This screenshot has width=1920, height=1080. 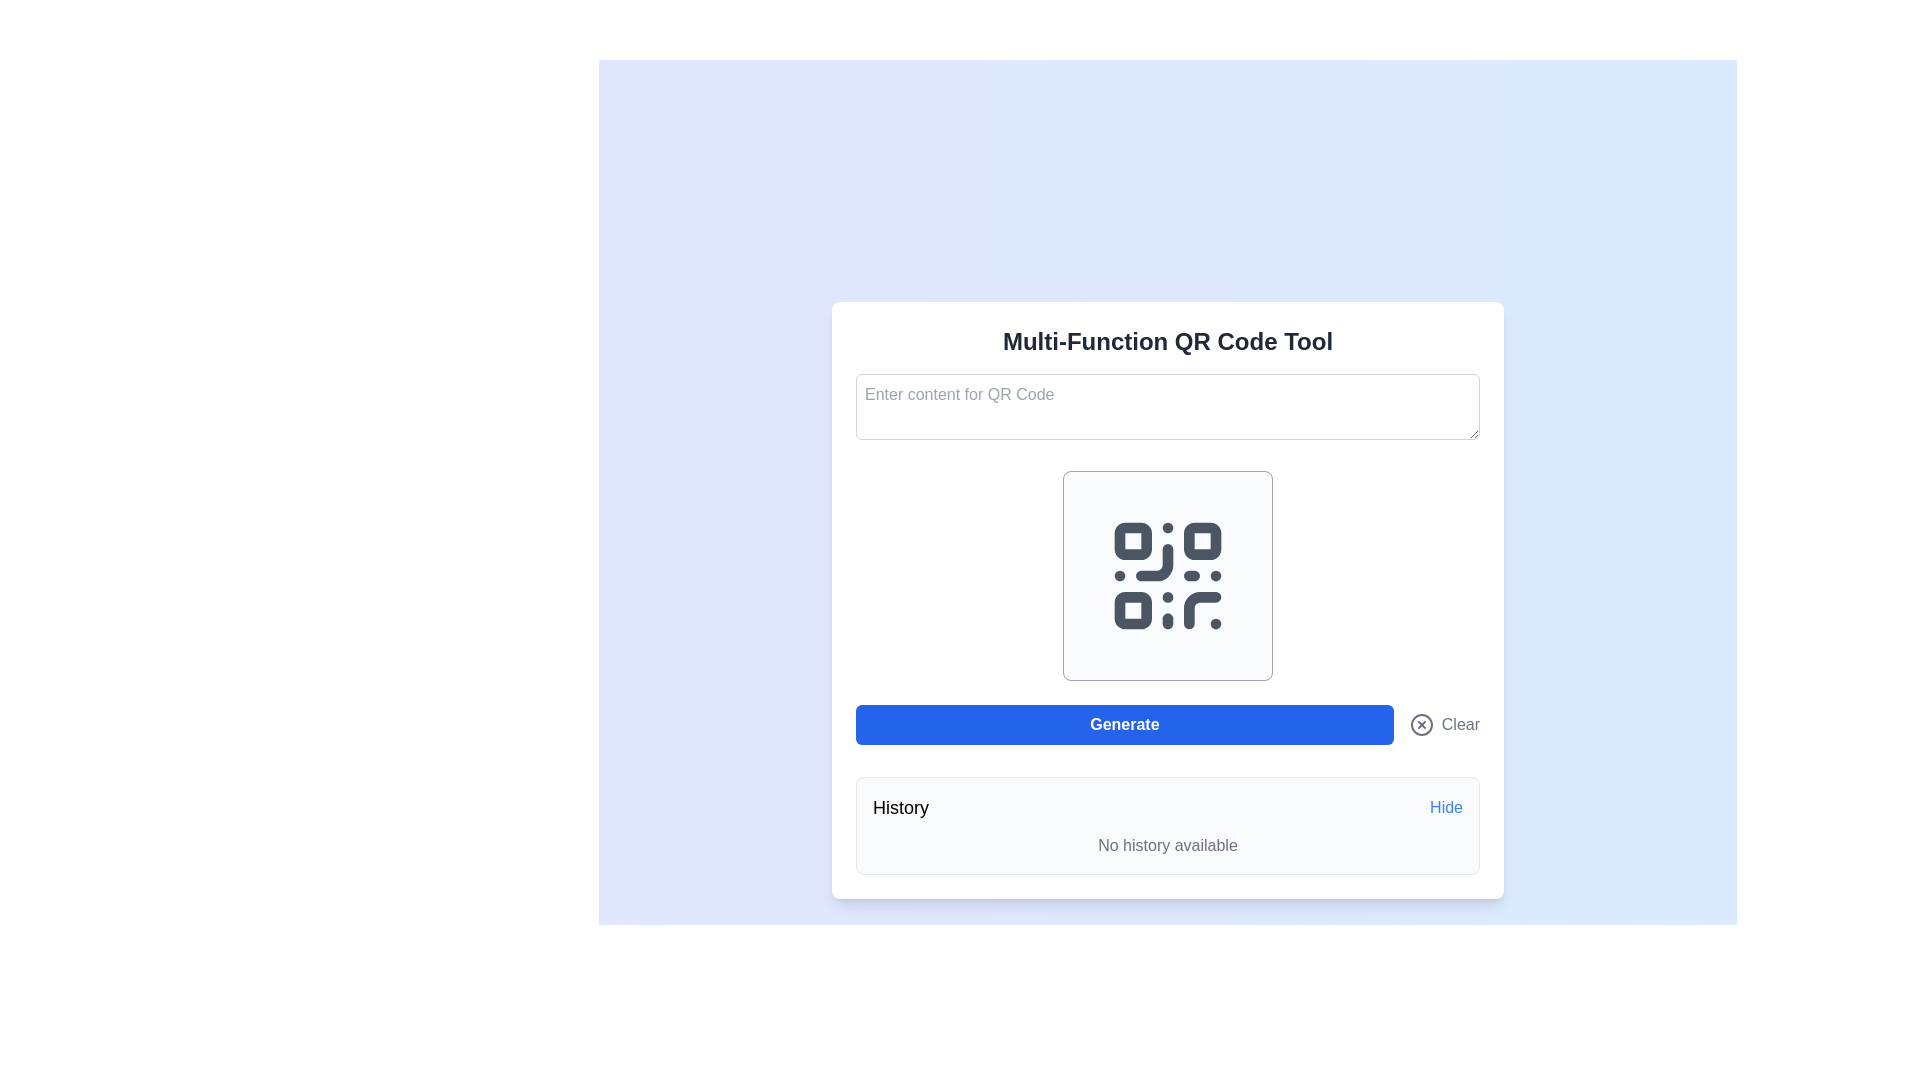 What do you see at coordinates (1201, 609) in the screenshot?
I see `the curving line in the bottom-right area of the QR code graphic, which is part of the SVG design` at bounding box center [1201, 609].